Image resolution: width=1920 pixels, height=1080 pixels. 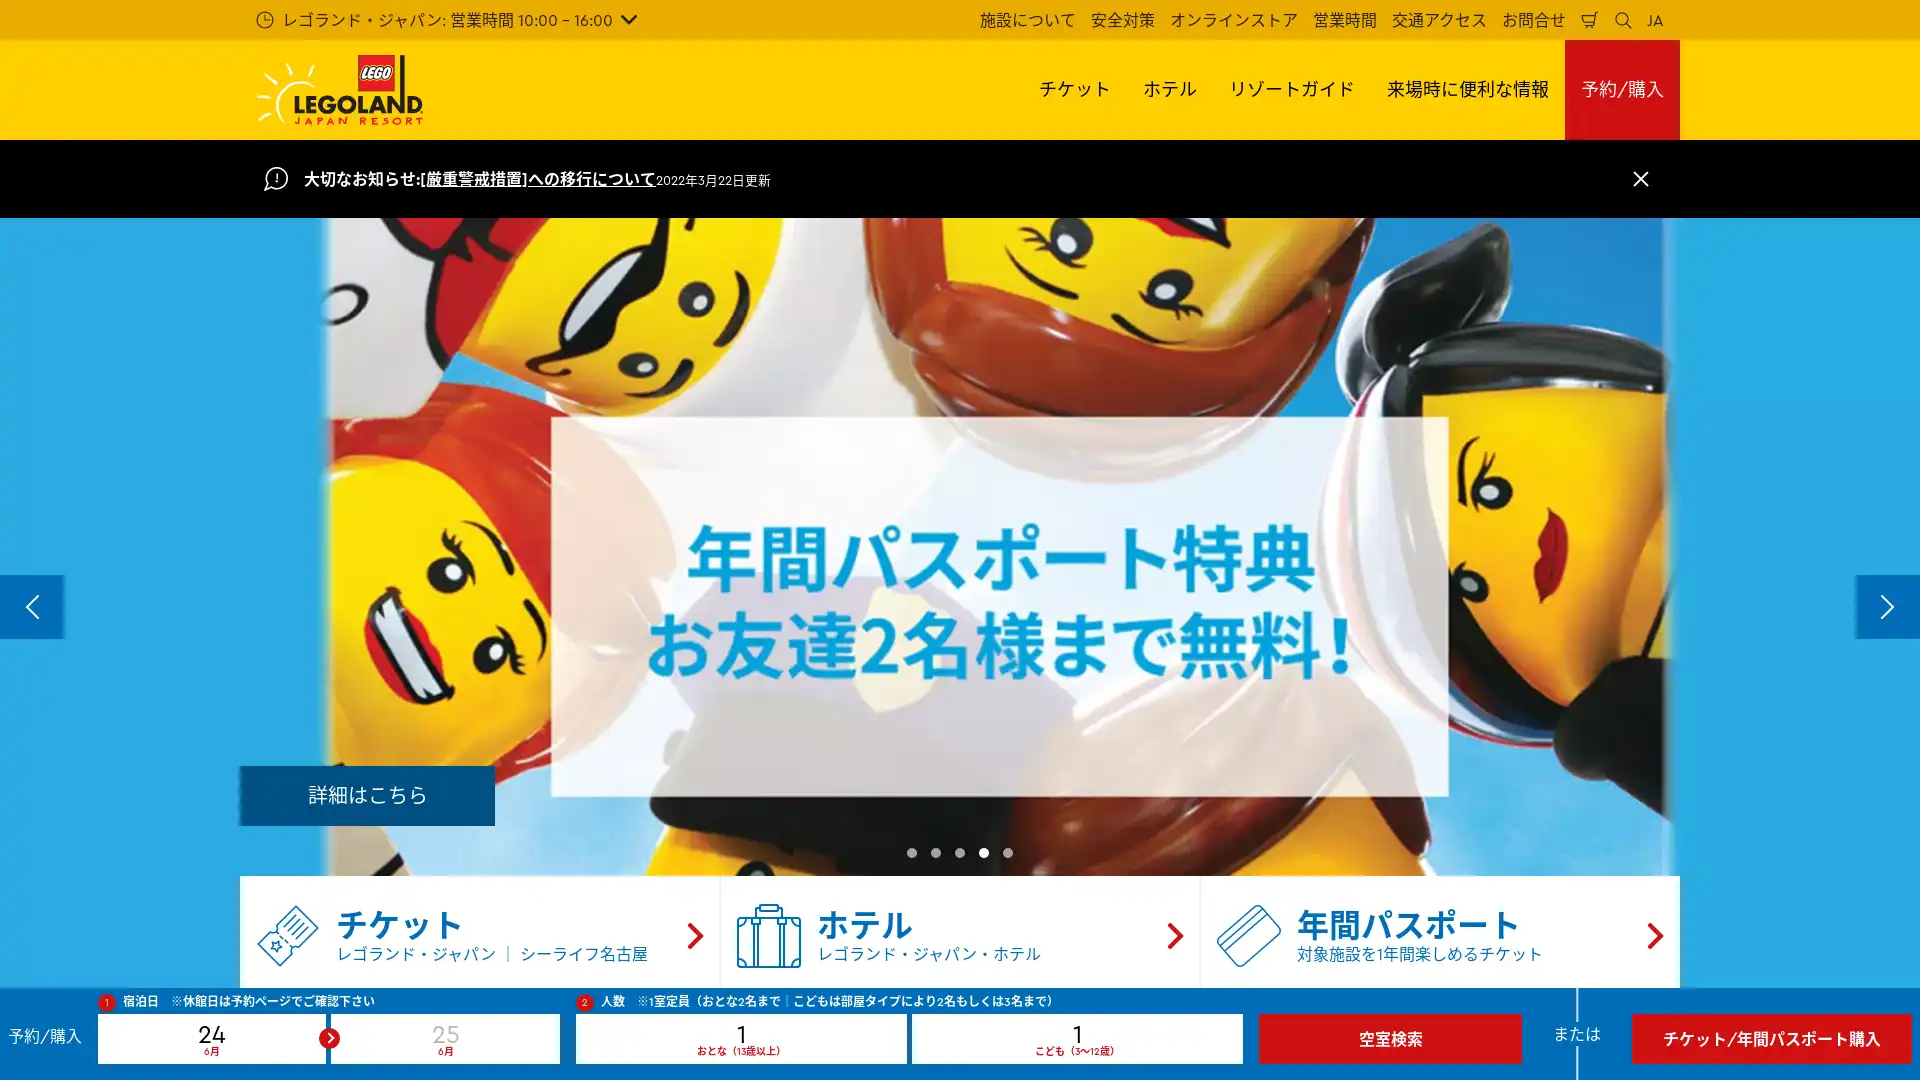 What do you see at coordinates (911, 852) in the screenshot?
I see `Go to slide 1` at bounding box center [911, 852].